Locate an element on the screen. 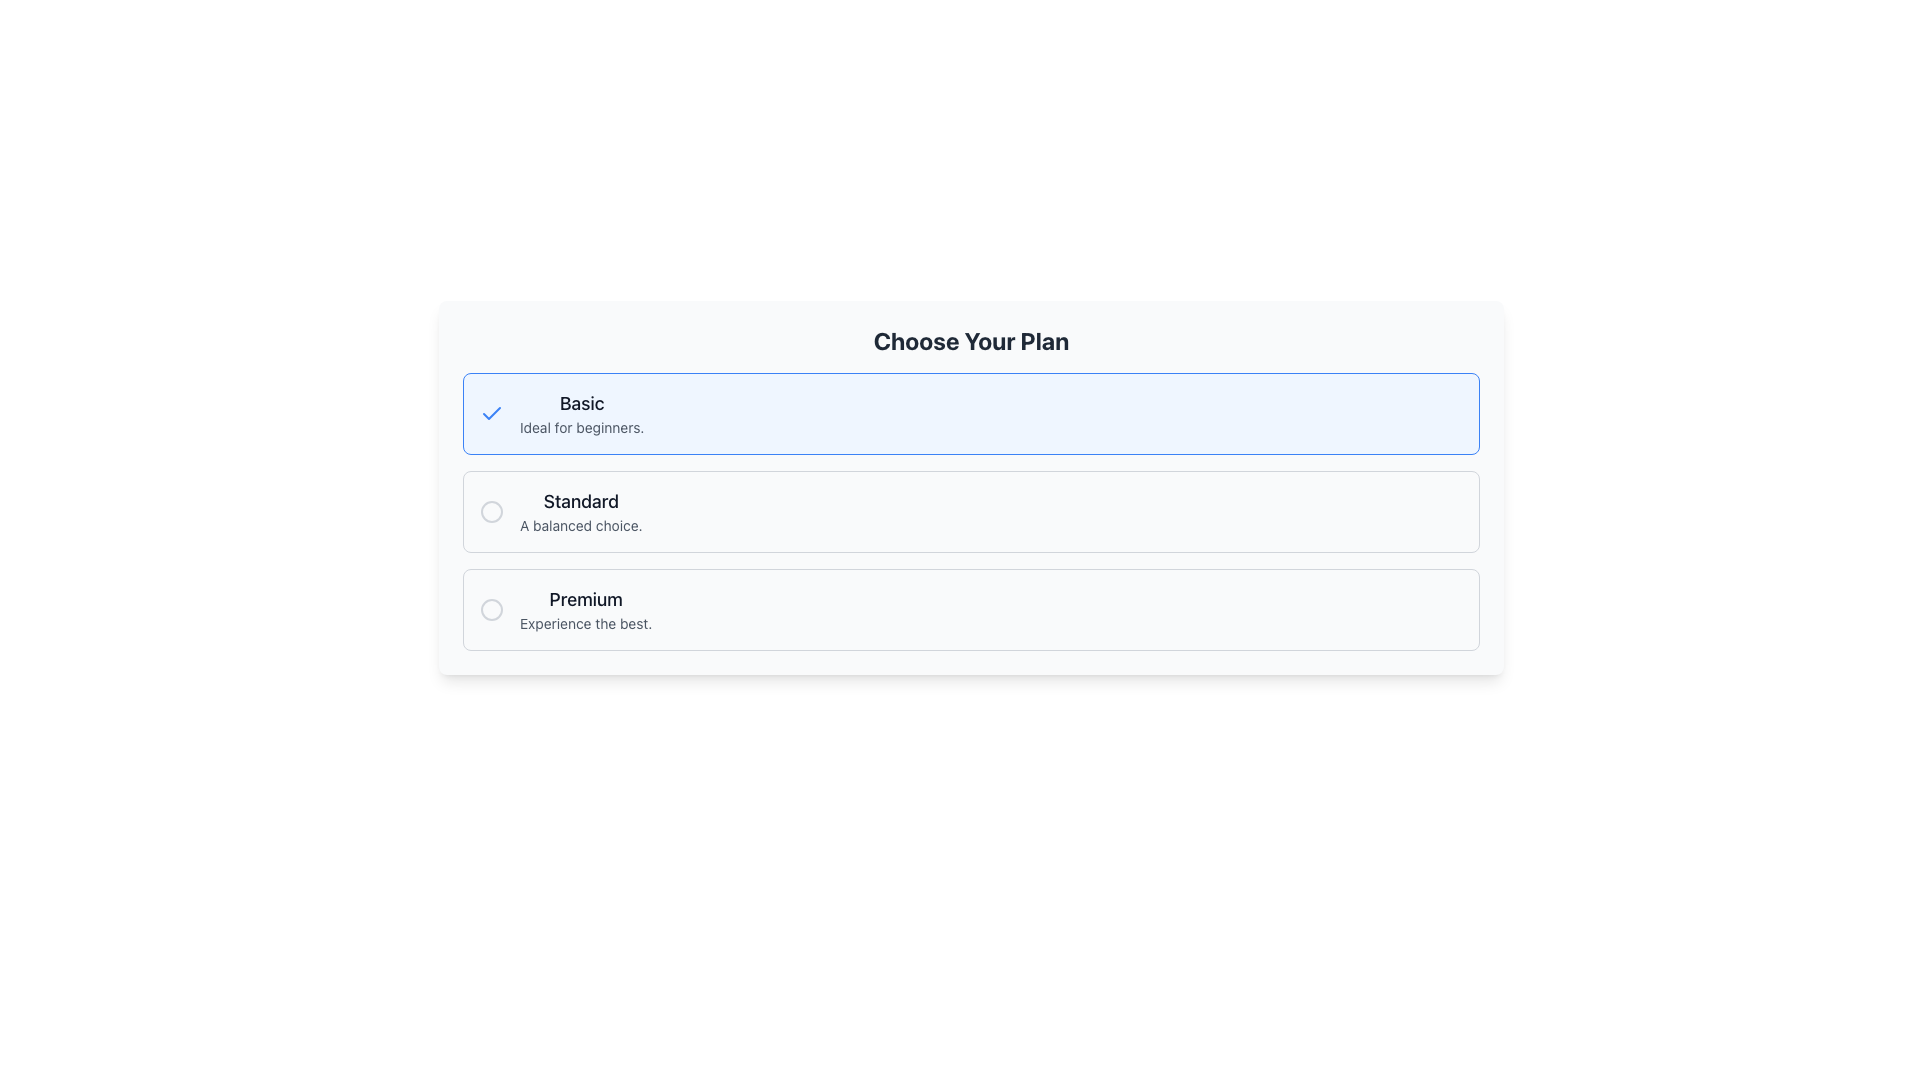  the supplementary description text that provides additional context for the 'Premium' plan, located below the 'Premium' label is located at coordinates (585, 623).